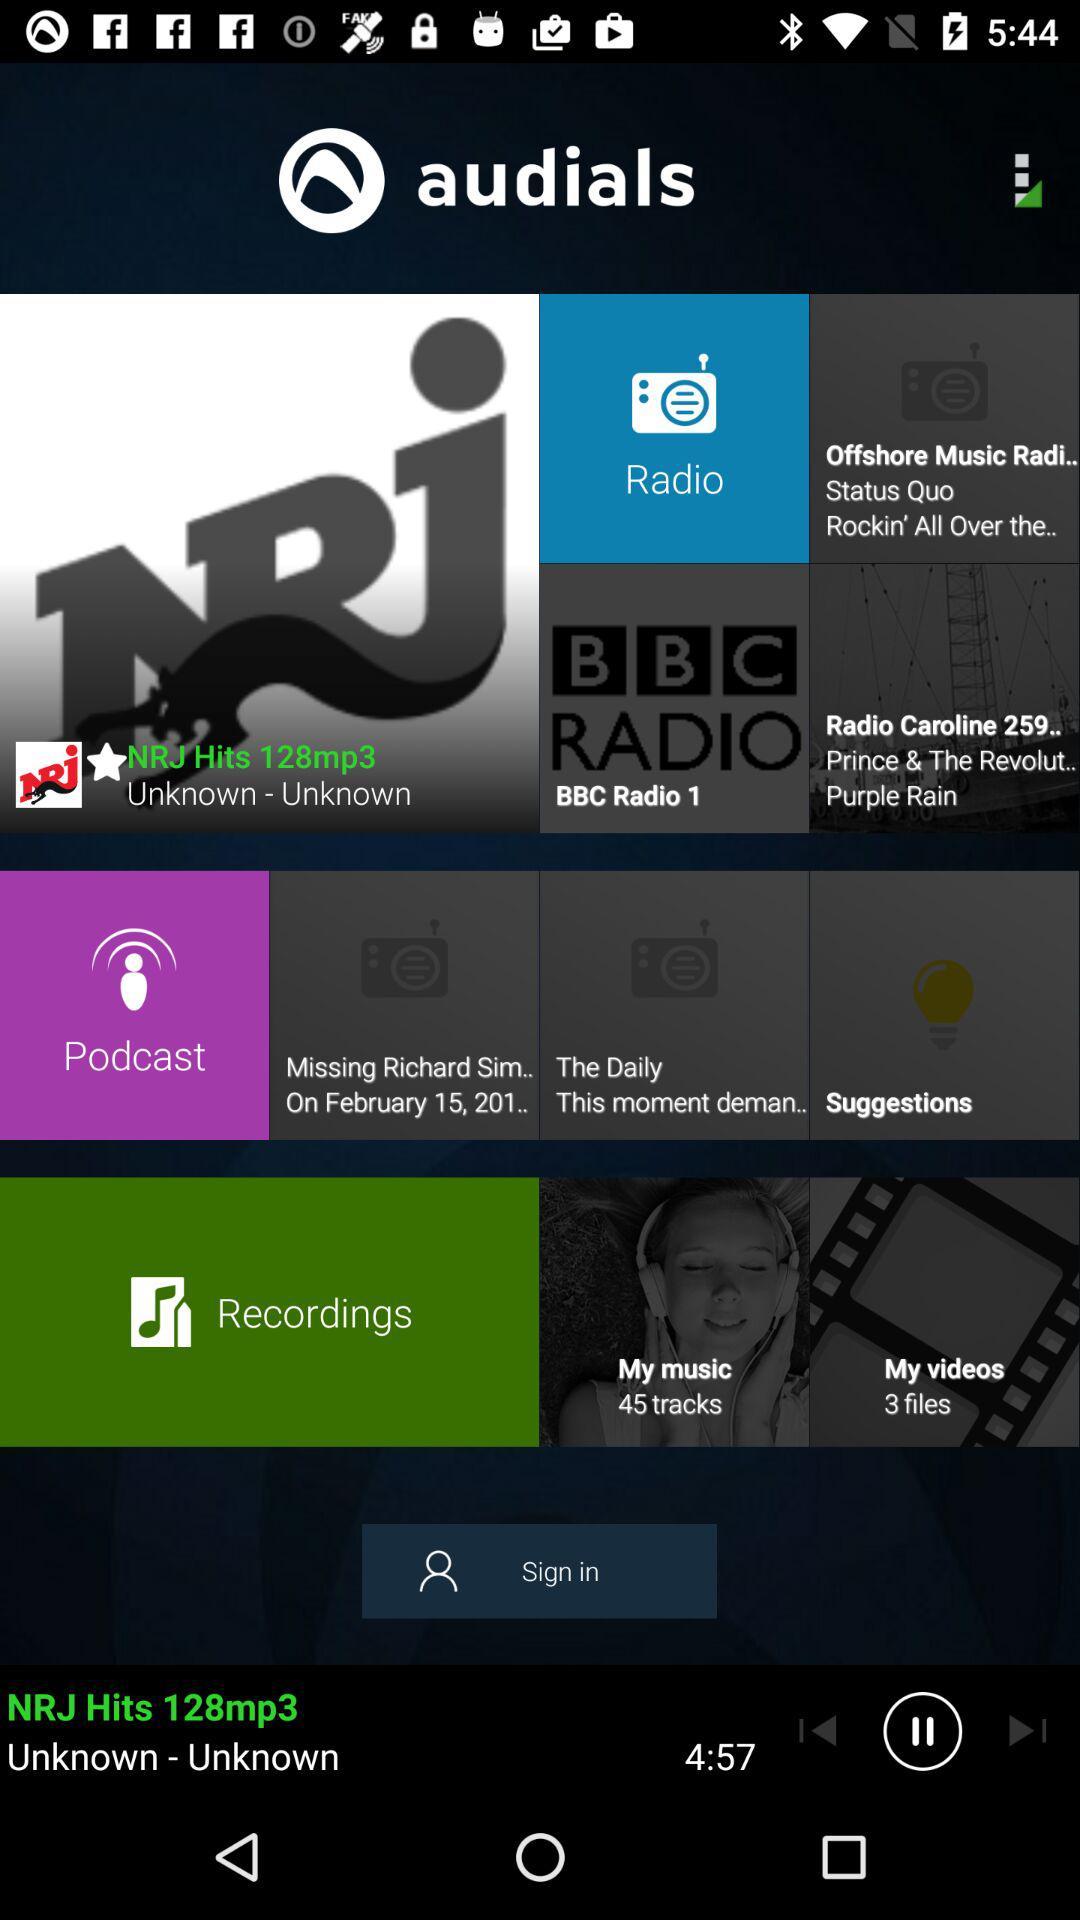 This screenshot has height=1920, width=1080. I want to click on go forward, so click(1027, 1730).